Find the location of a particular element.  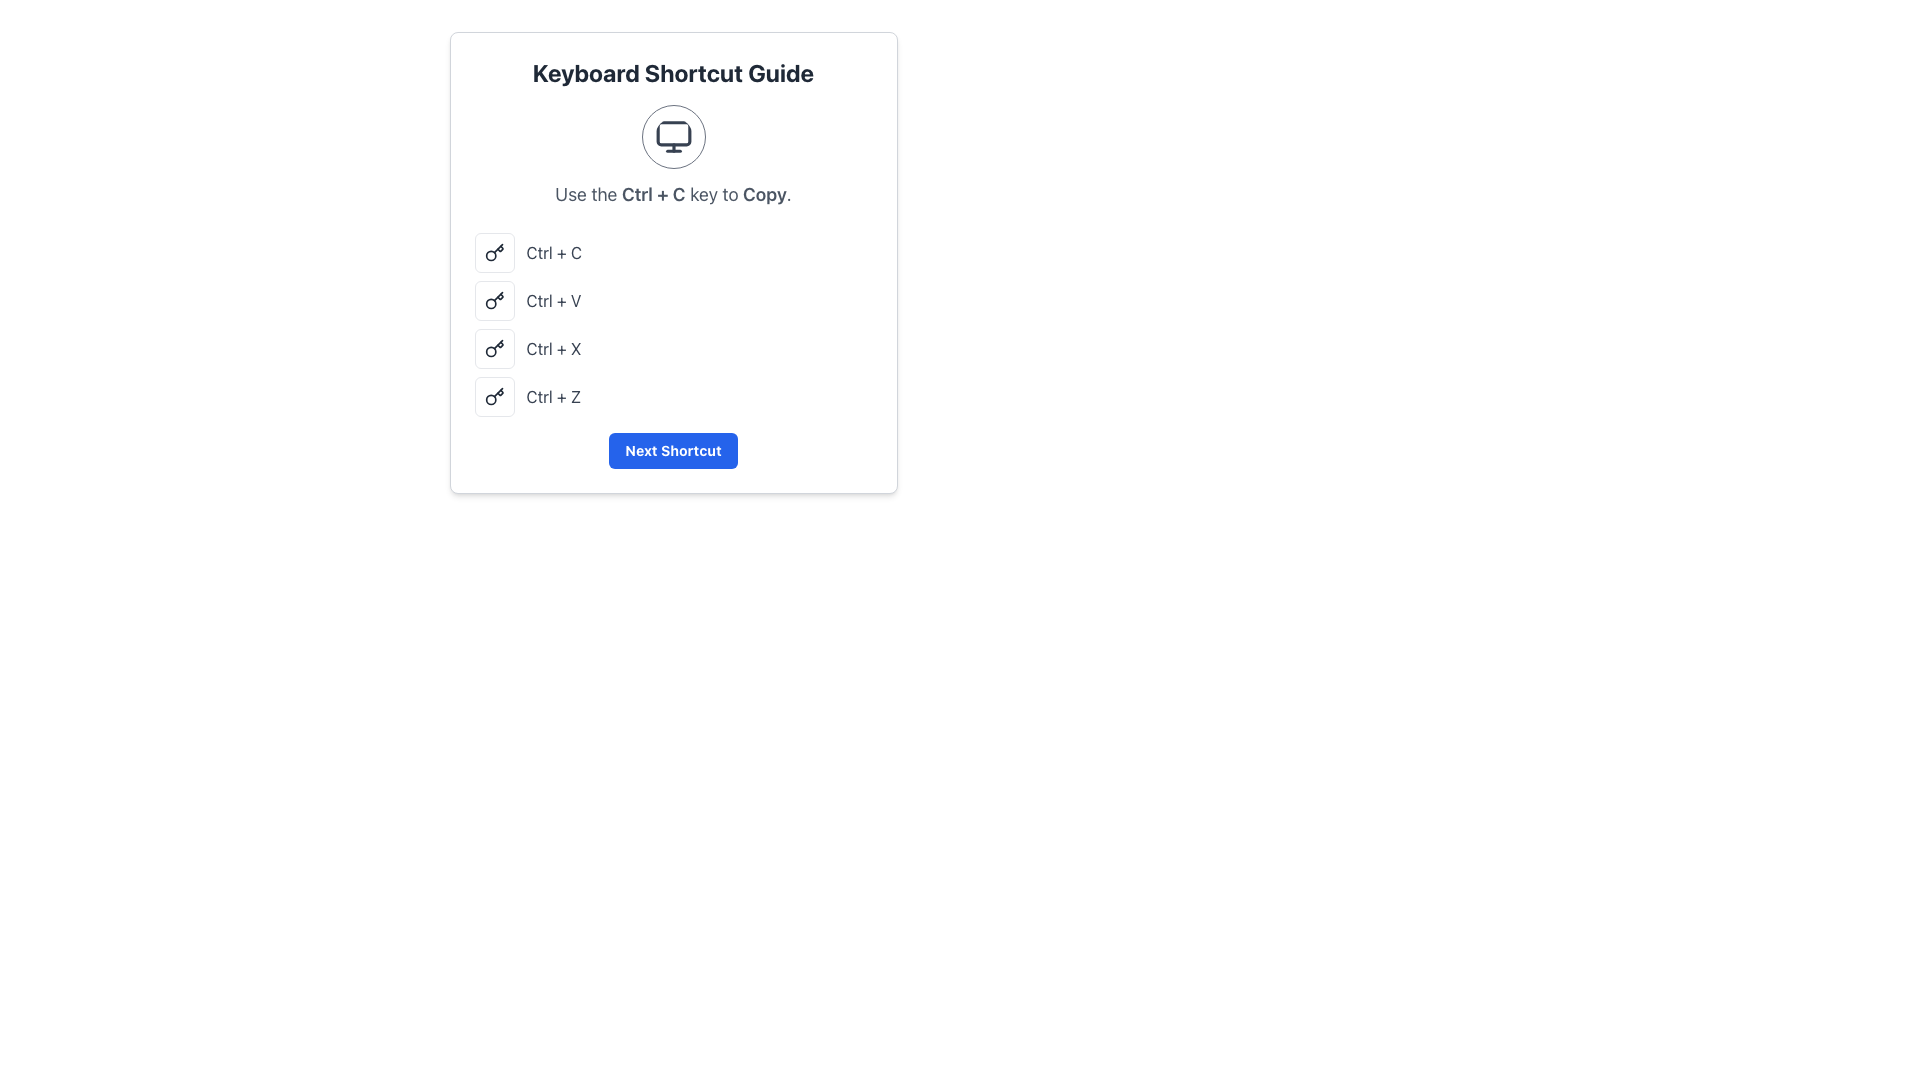

text label displaying the word 'Copy' which is emphasized in bold and located to the right of 'Ctrl + C' in the interface is located at coordinates (763, 194).